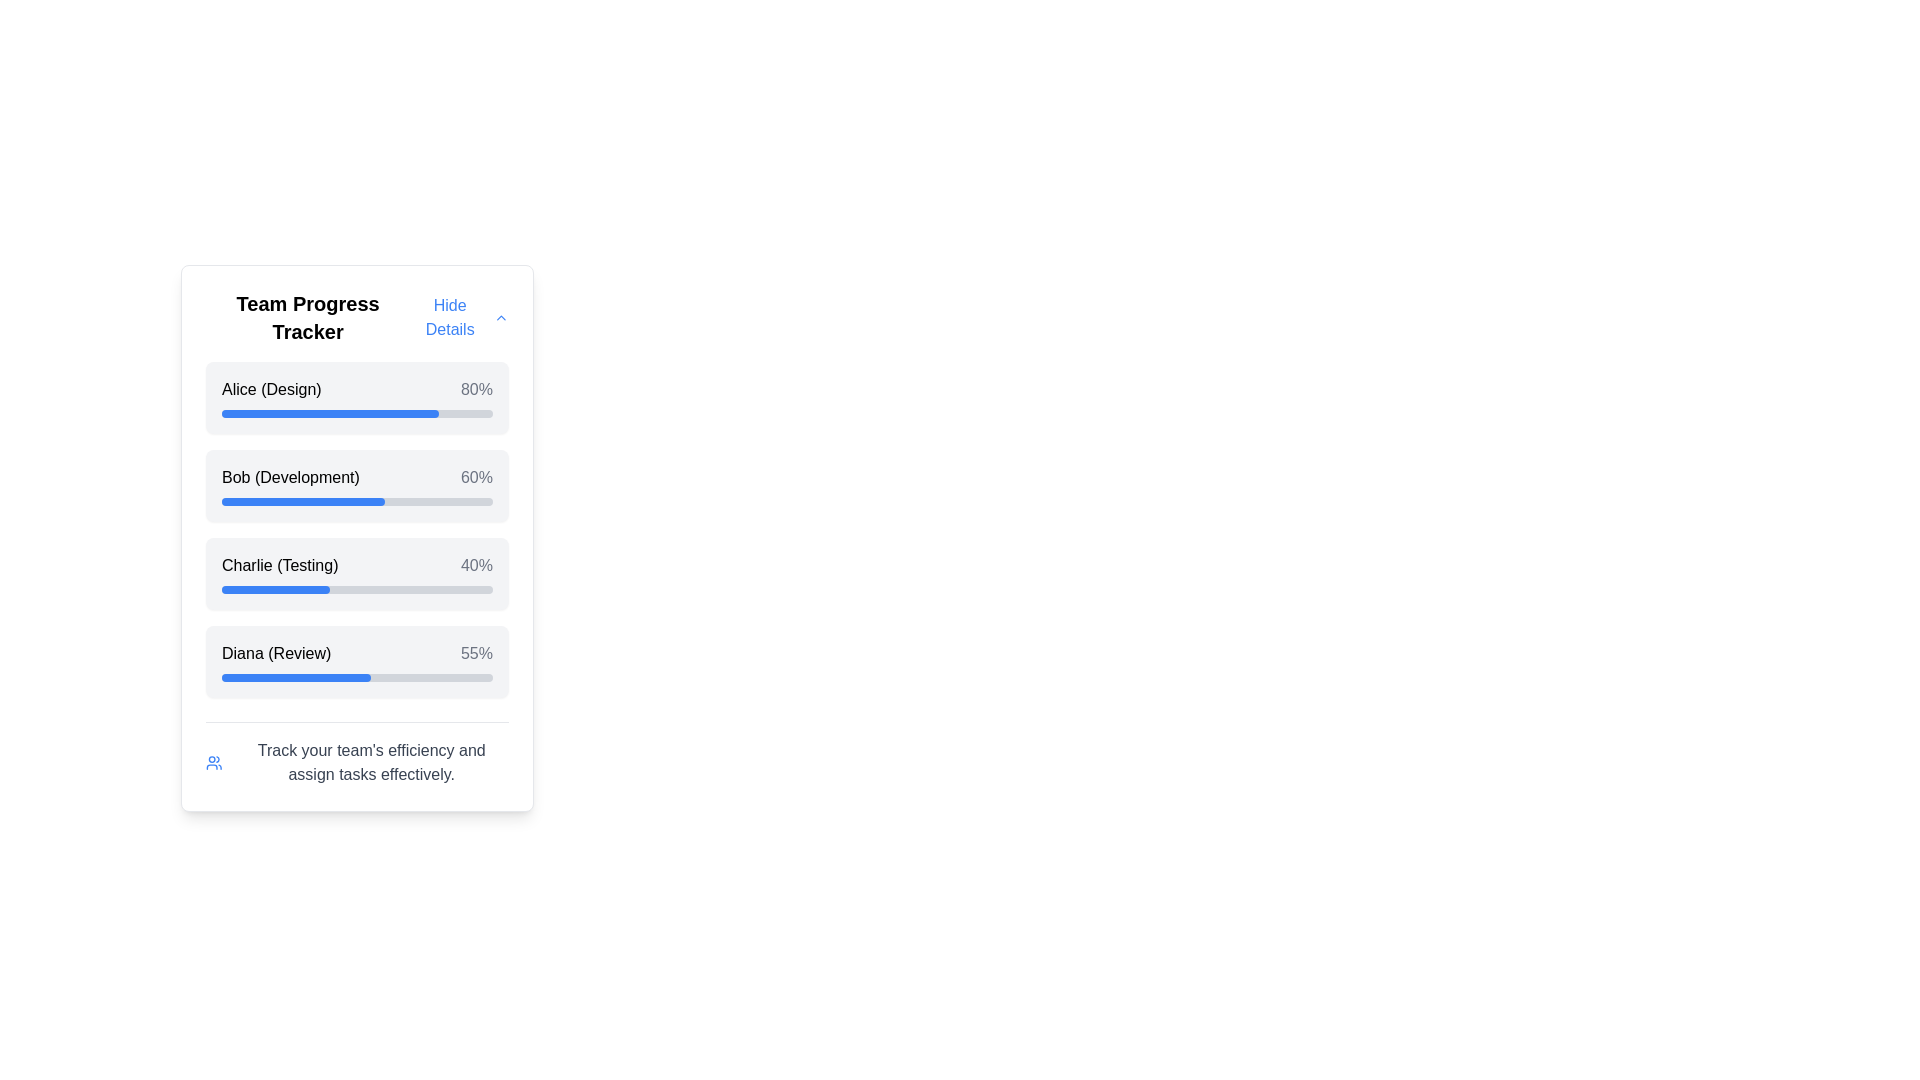 The height and width of the screenshot is (1080, 1920). What do you see at coordinates (357, 486) in the screenshot?
I see `the progress indicator for 'Bob (Development)'` at bounding box center [357, 486].